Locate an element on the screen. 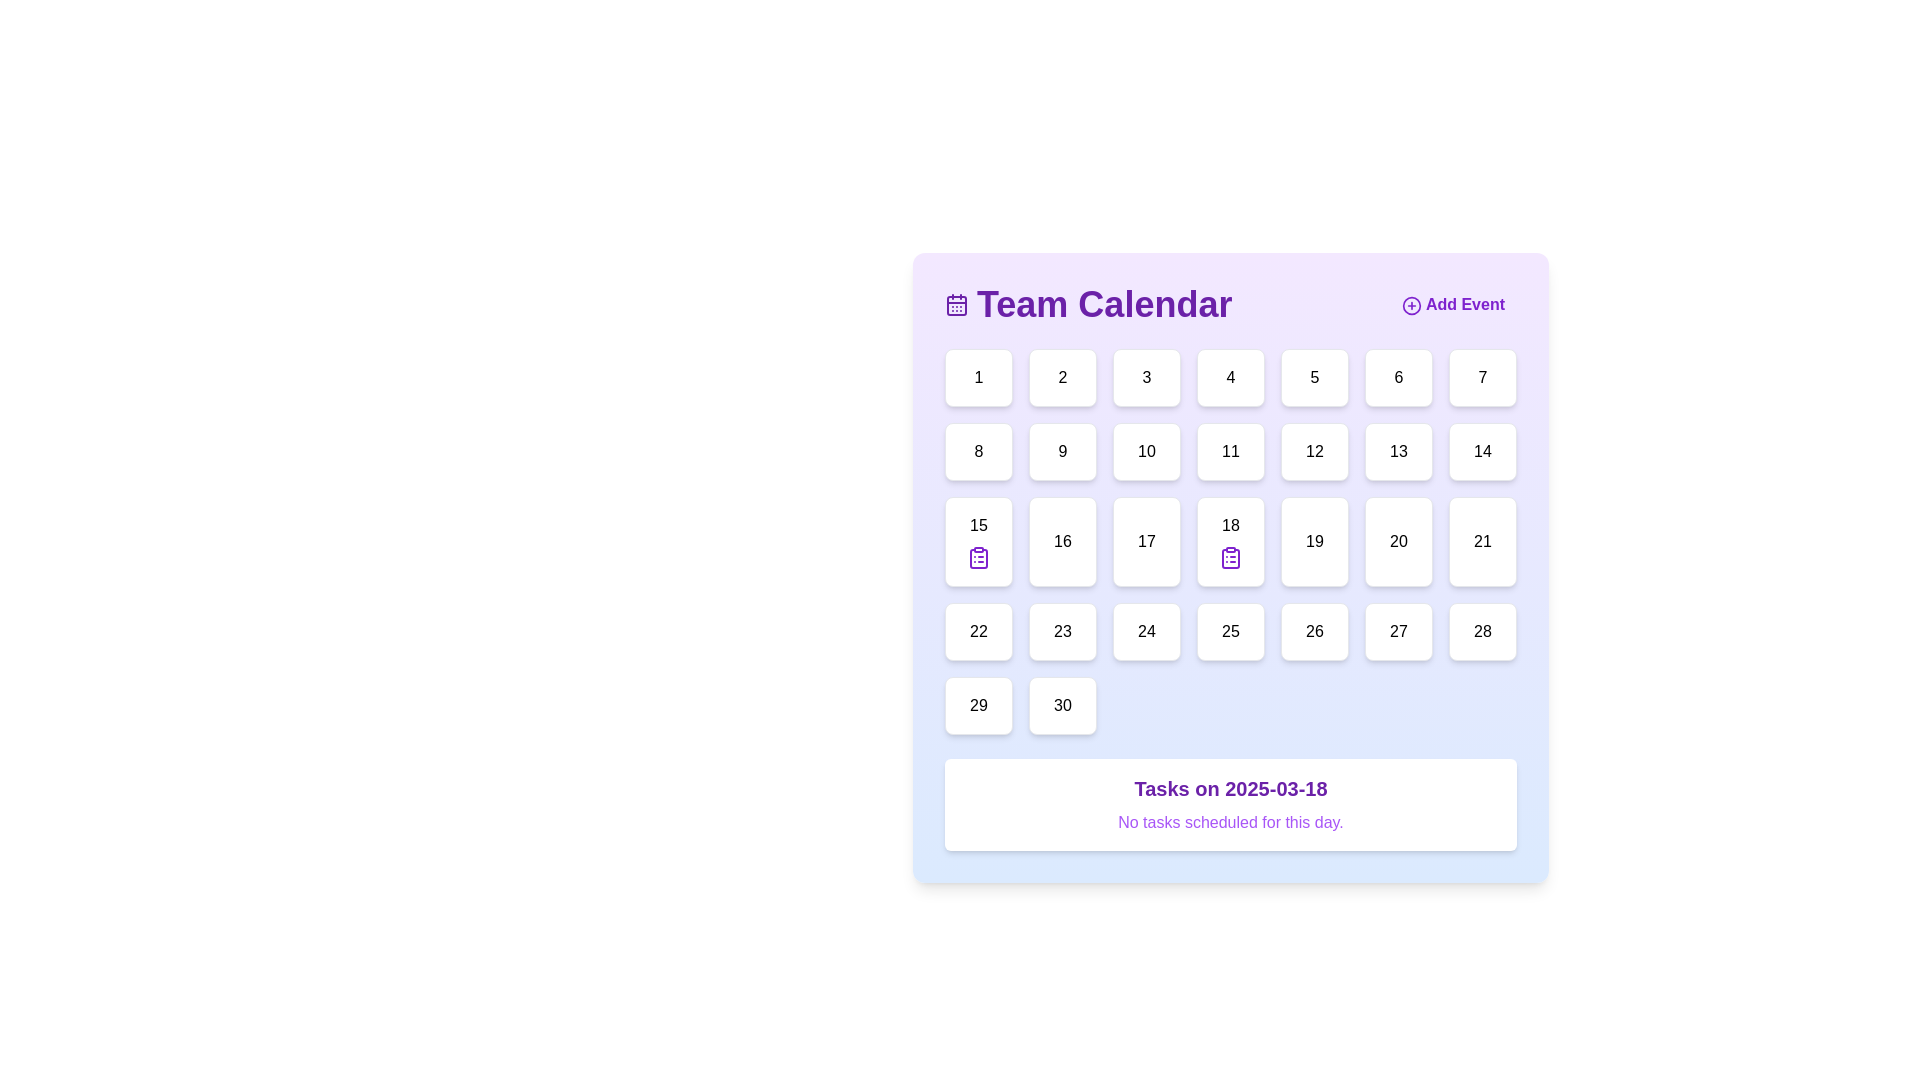 This screenshot has width=1920, height=1080. the button representing the 10th day of the calendar is located at coordinates (1147, 451).